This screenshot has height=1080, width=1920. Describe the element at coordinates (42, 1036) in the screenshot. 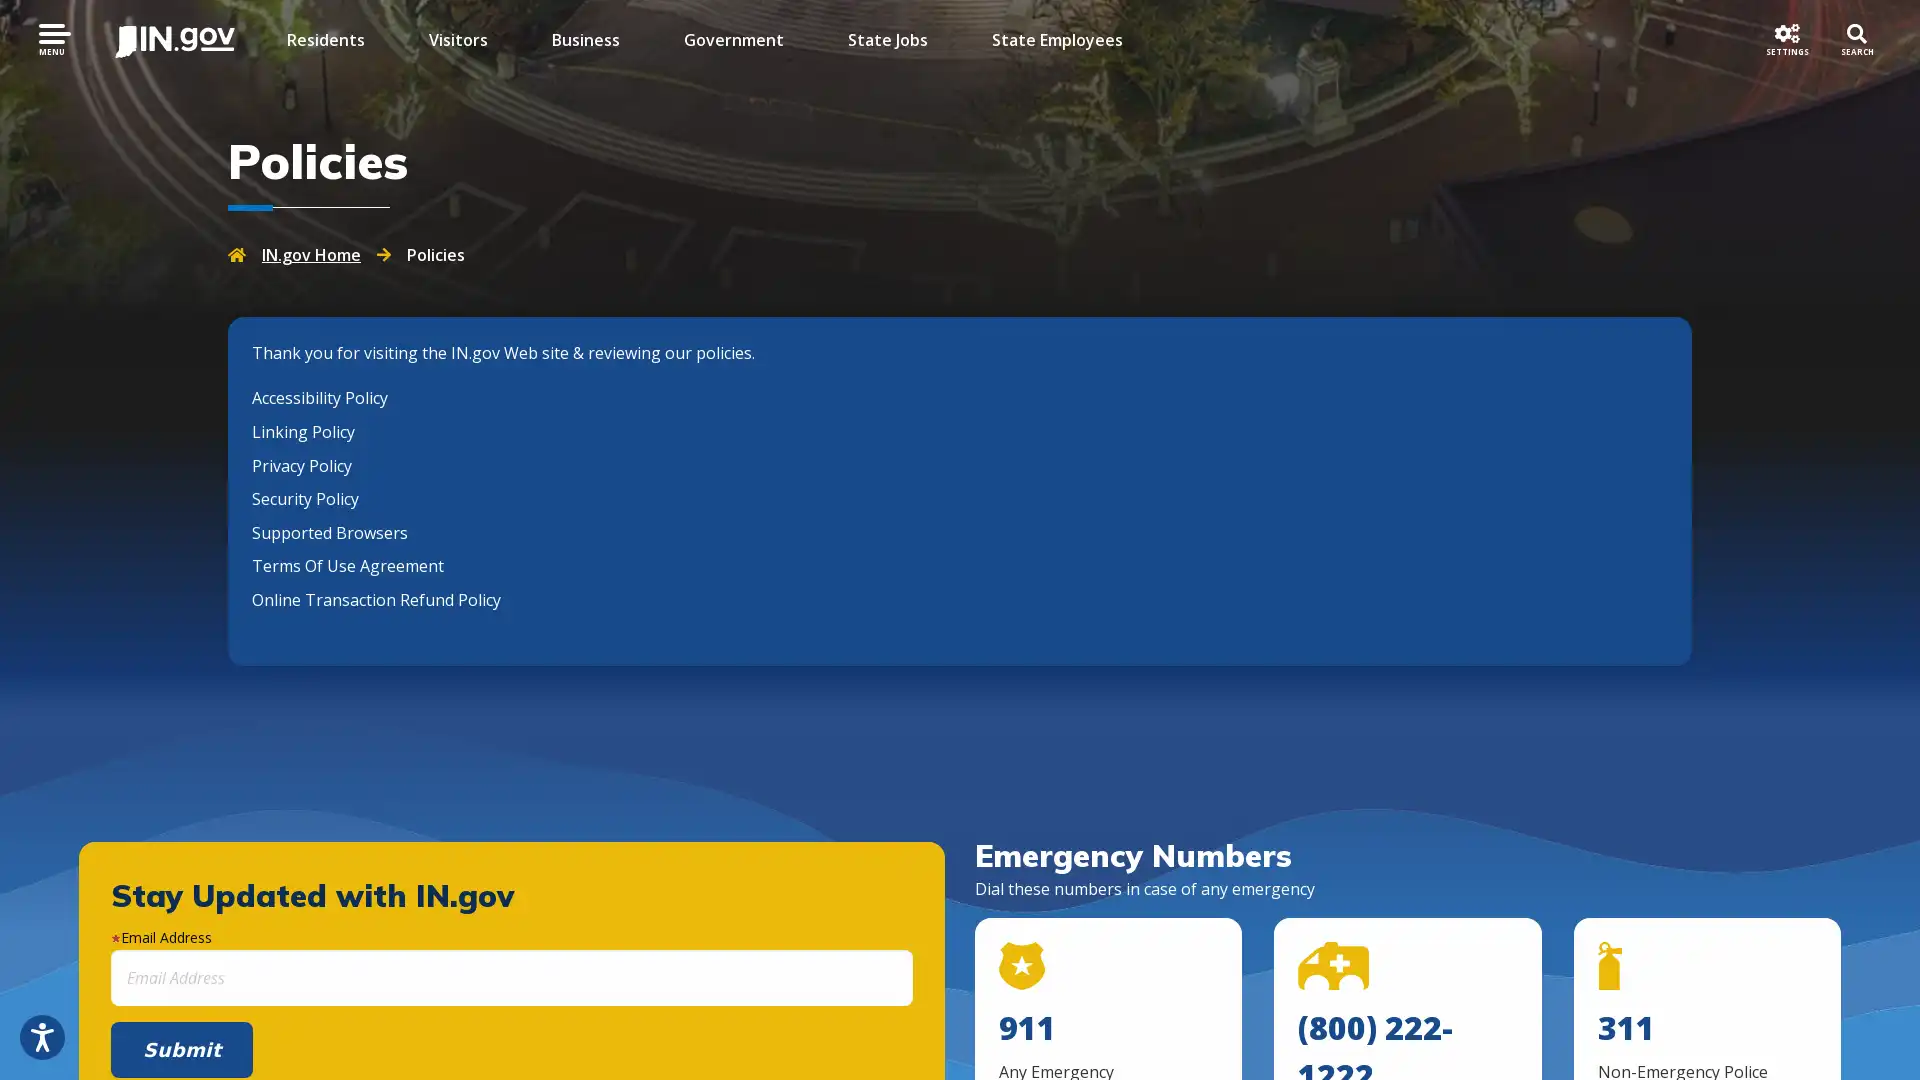

I see `Open accessibility options, statement and help` at that location.